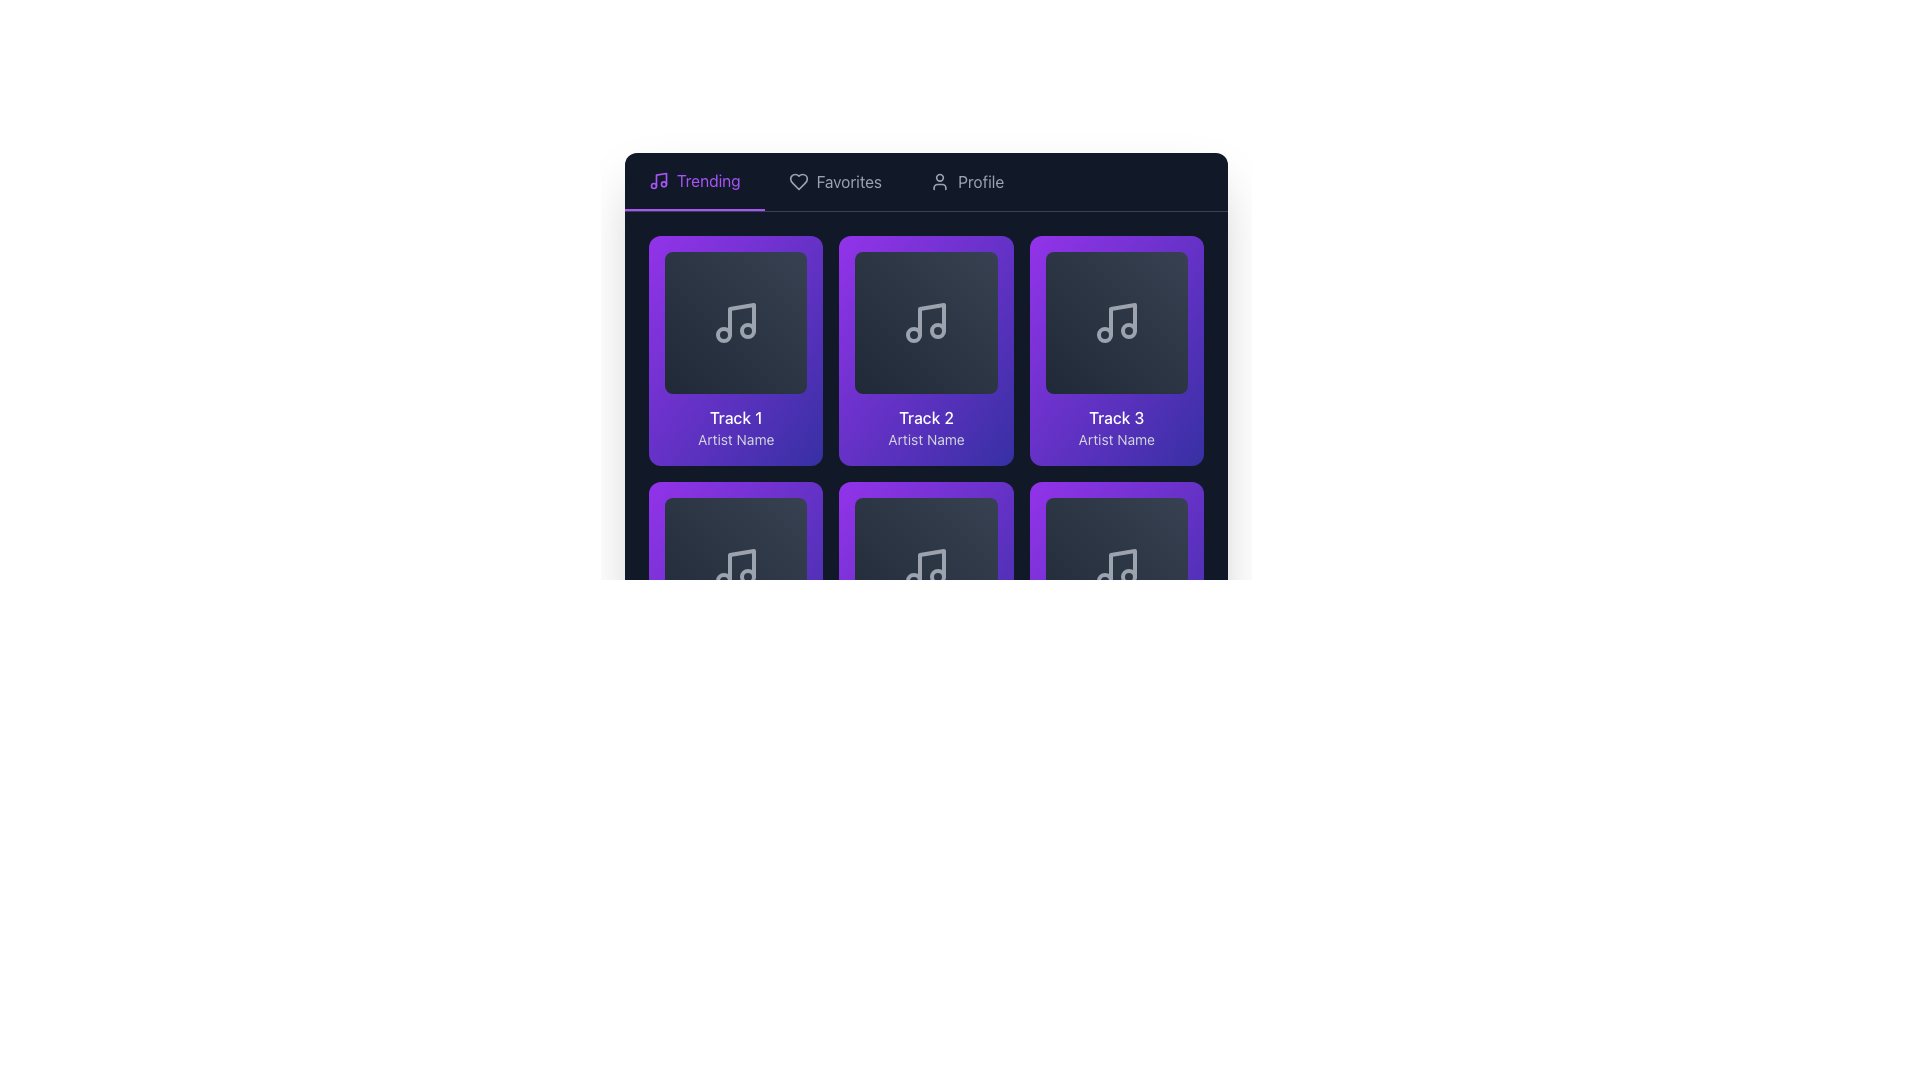 The height and width of the screenshot is (1080, 1920). Describe the element at coordinates (1103, 334) in the screenshot. I see `the leftmost circular element of the musical notes icon within the 'Track 3' card` at that location.